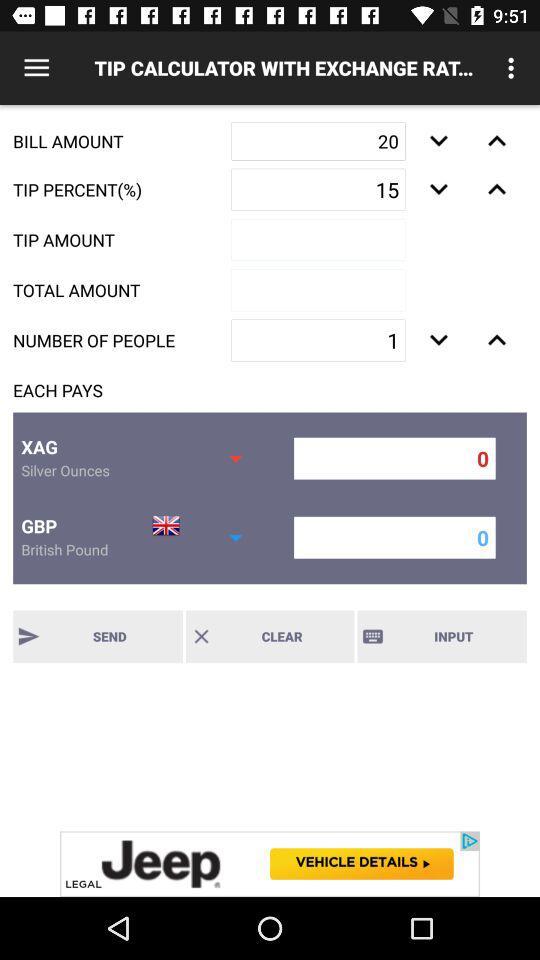 This screenshot has height=960, width=540. What do you see at coordinates (438, 189) in the screenshot?
I see `down arrow side to second text box` at bounding box center [438, 189].